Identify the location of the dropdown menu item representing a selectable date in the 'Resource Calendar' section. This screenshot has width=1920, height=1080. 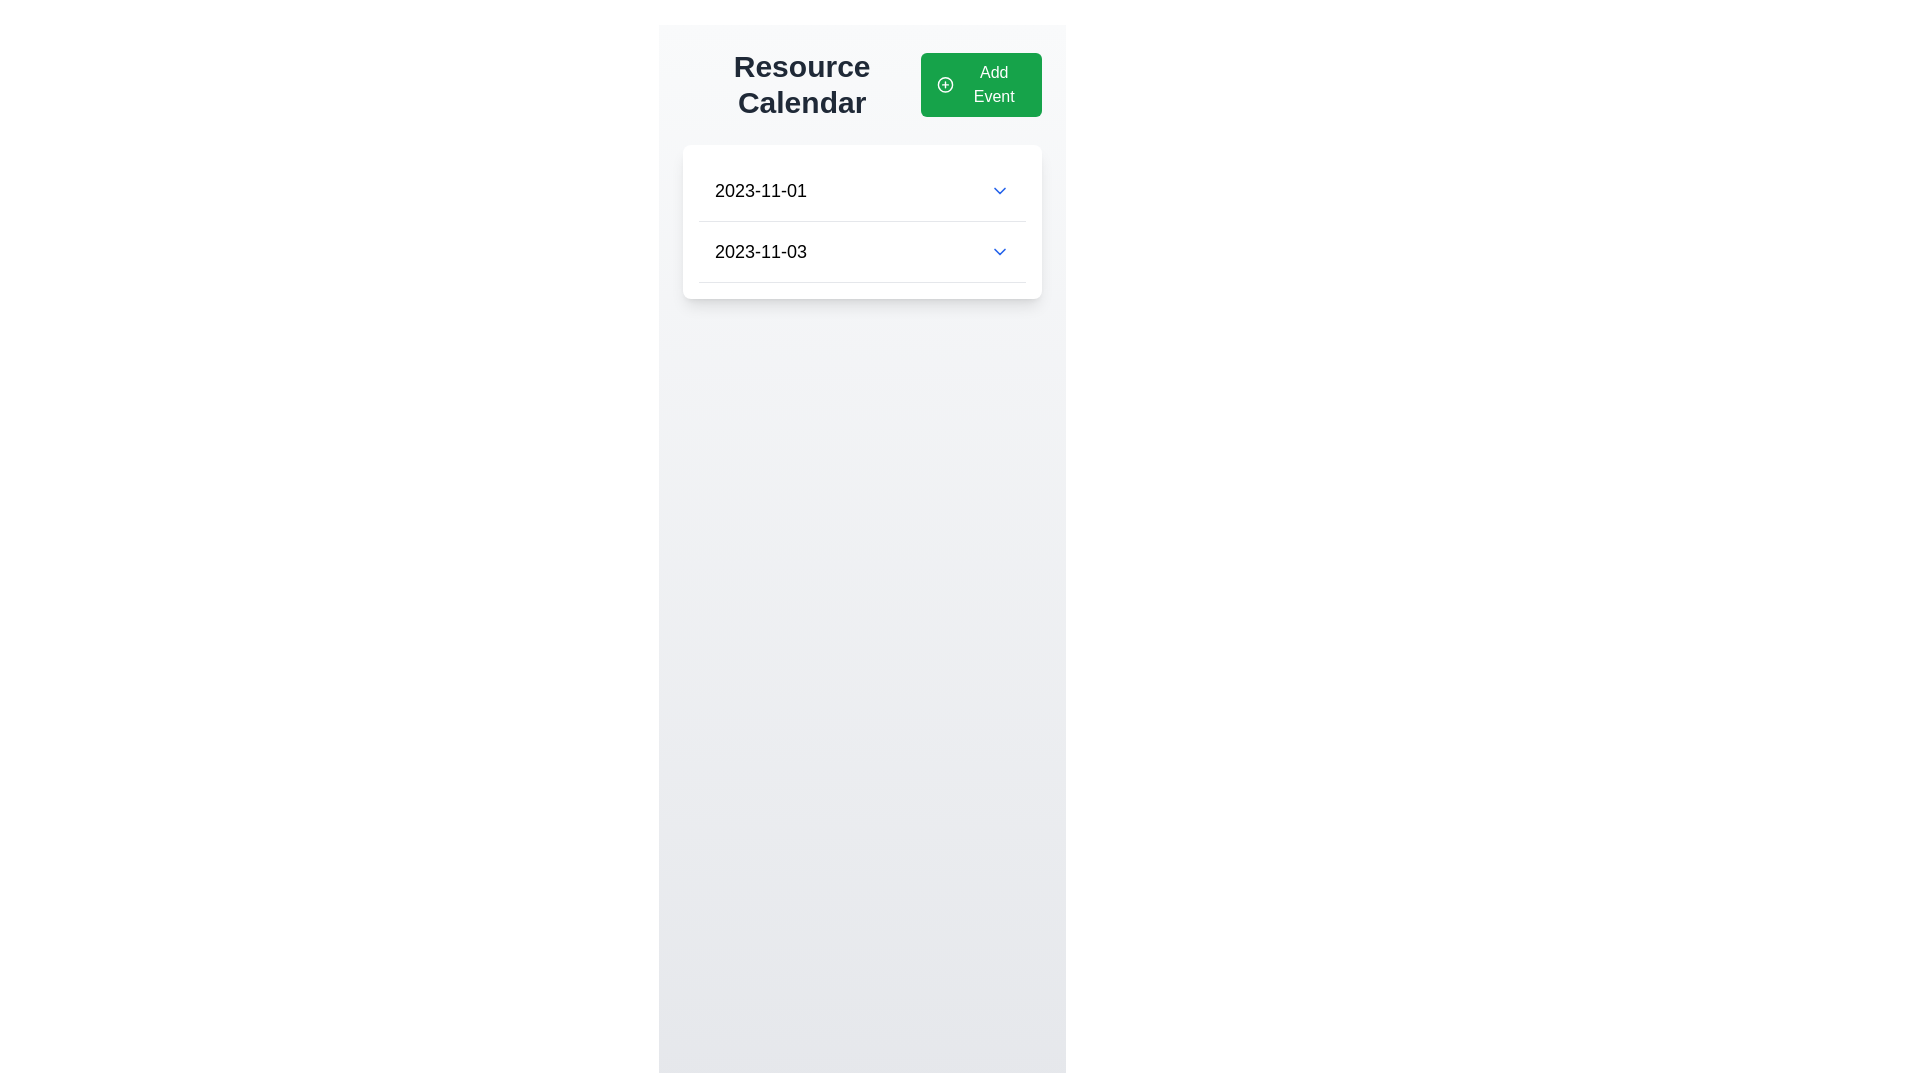
(862, 250).